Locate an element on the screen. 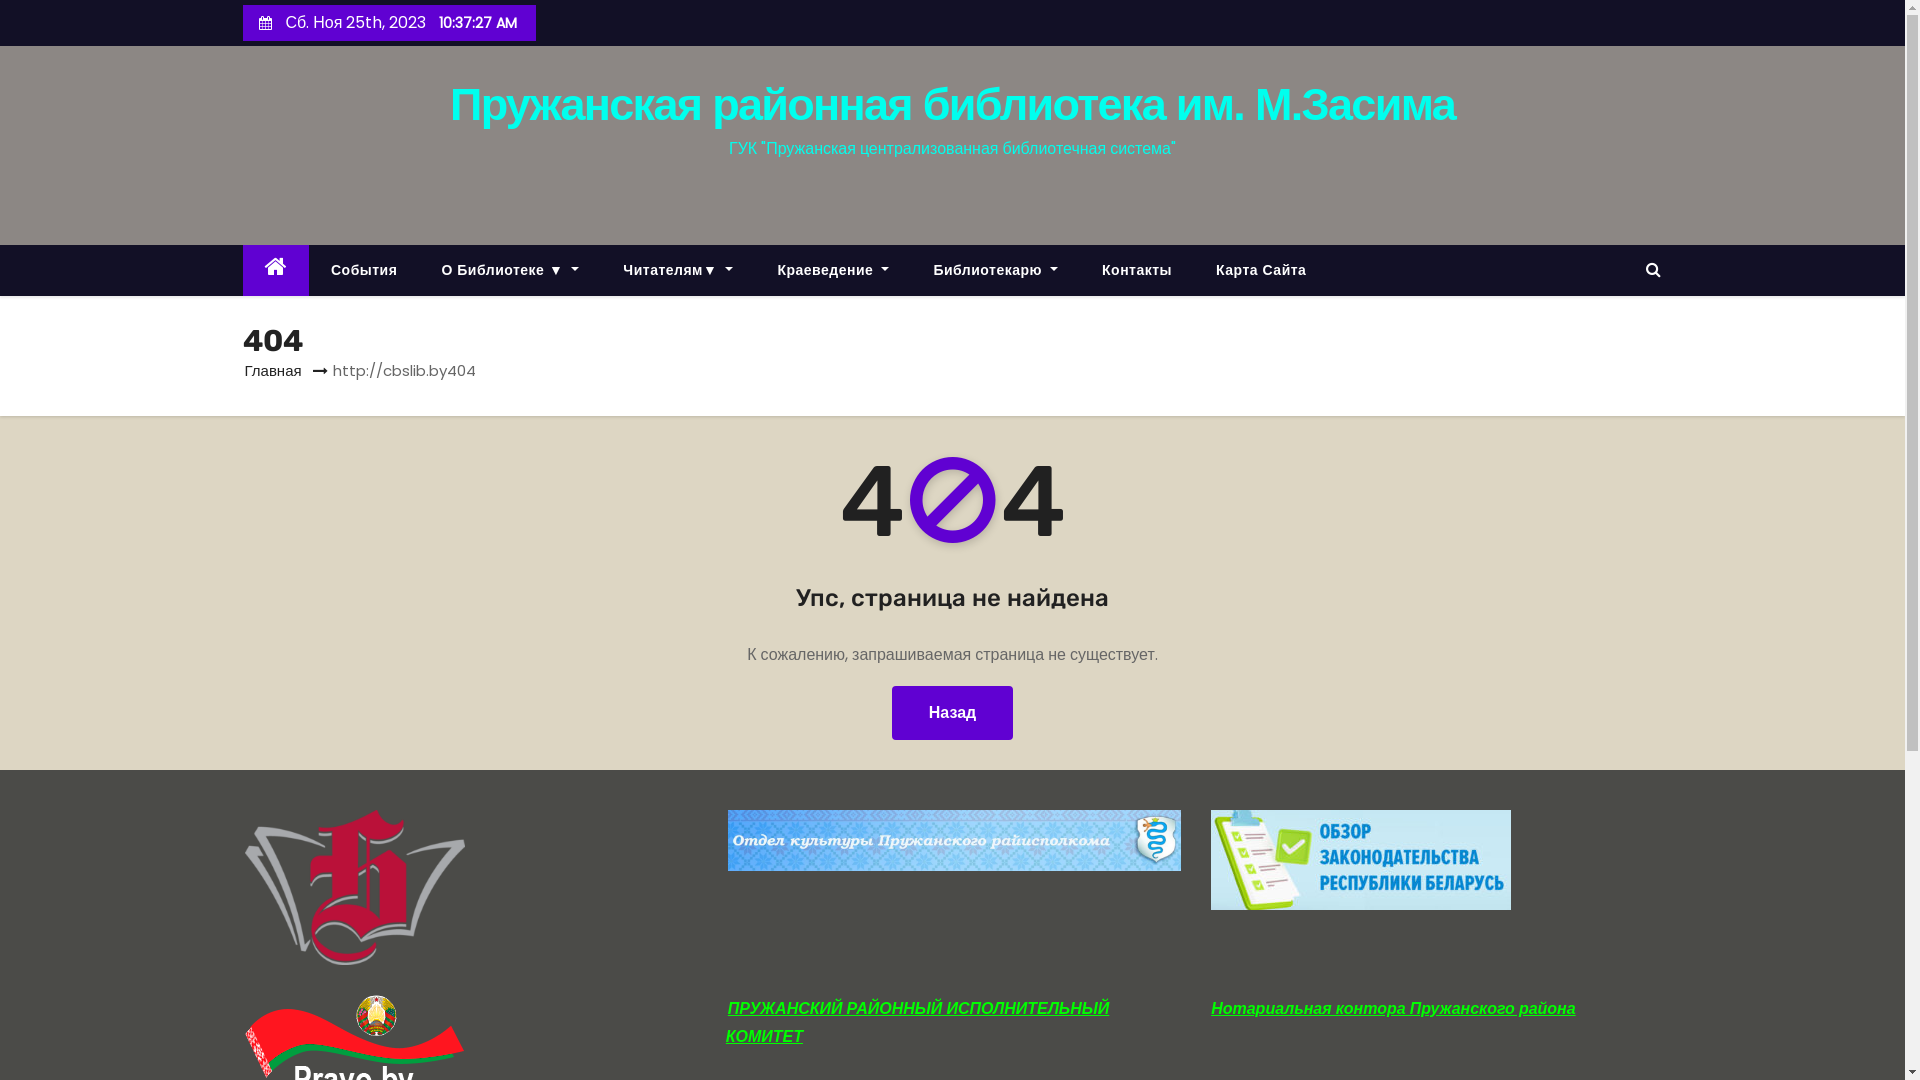  'Home' is located at coordinates (274, 270).